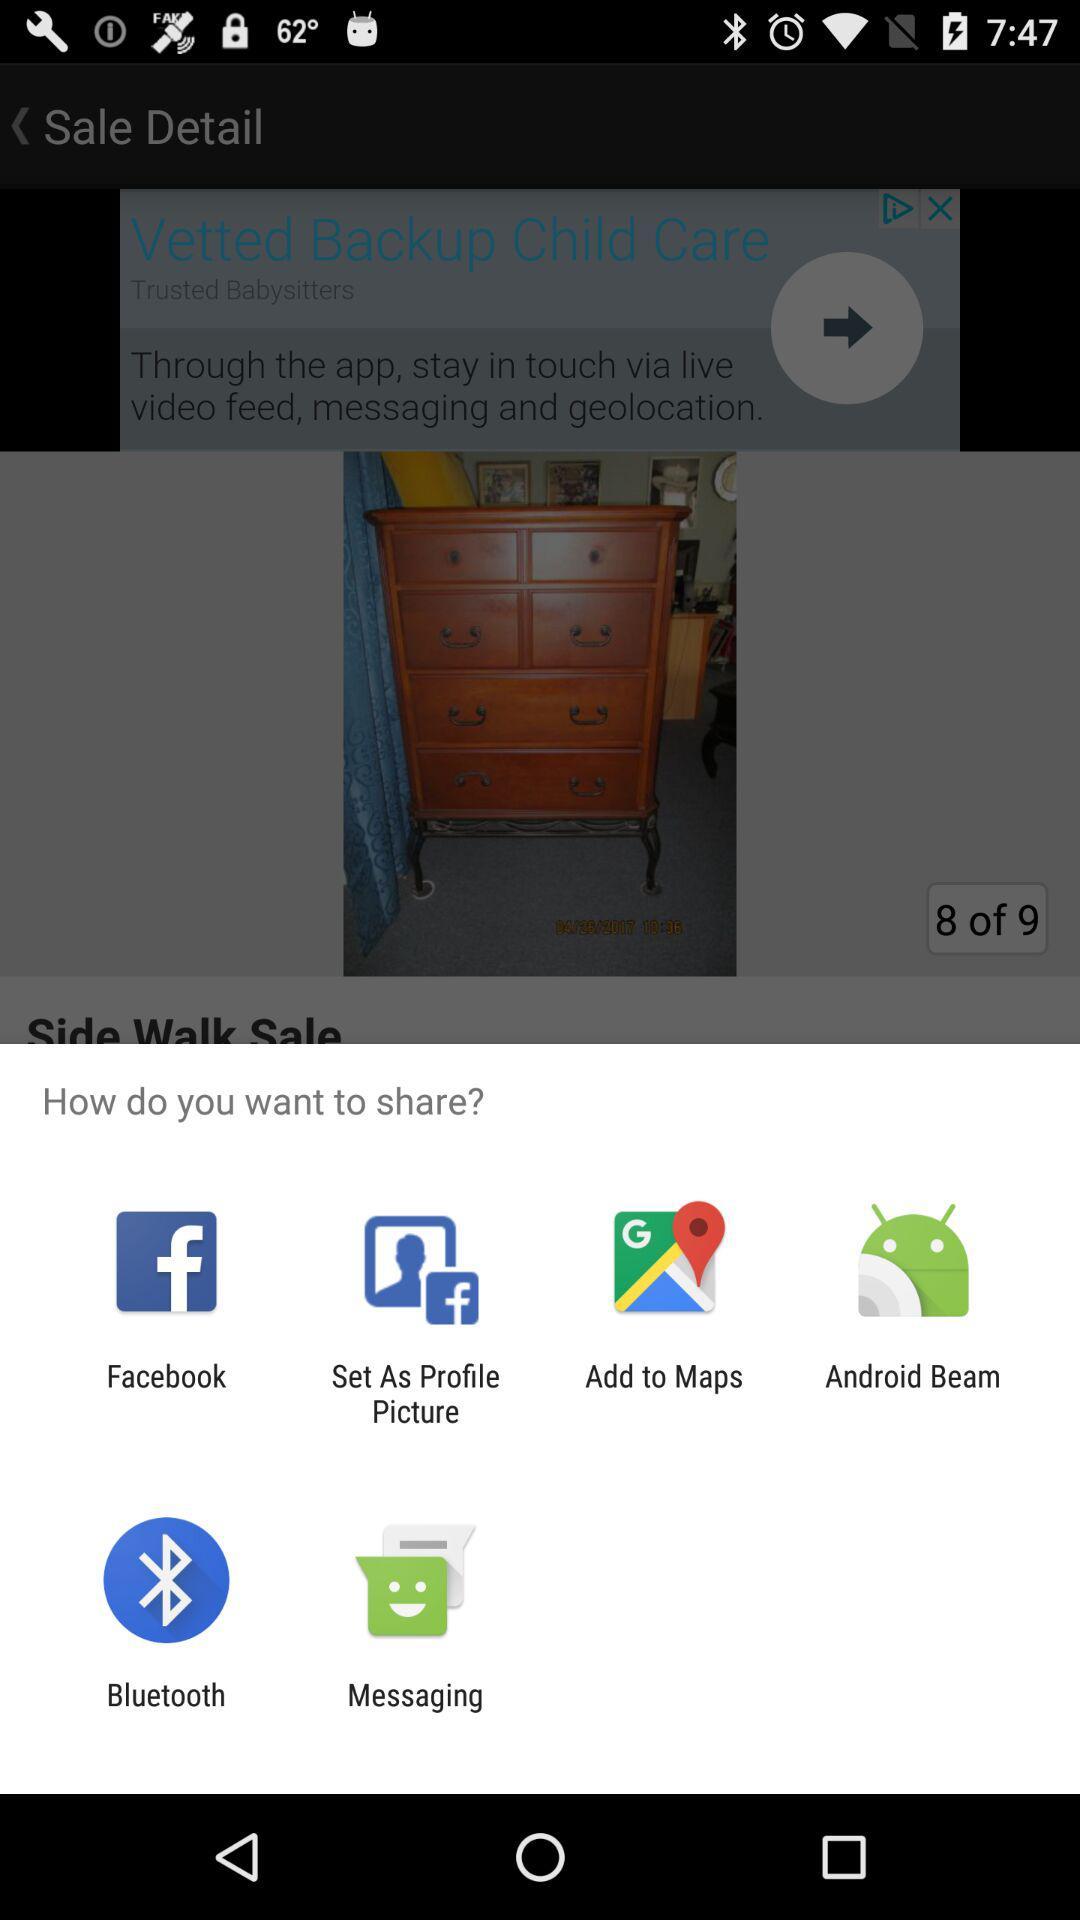 The width and height of the screenshot is (1080, 1920). I want to click on the app to the right of add to maps icon, so click(913, 1392).